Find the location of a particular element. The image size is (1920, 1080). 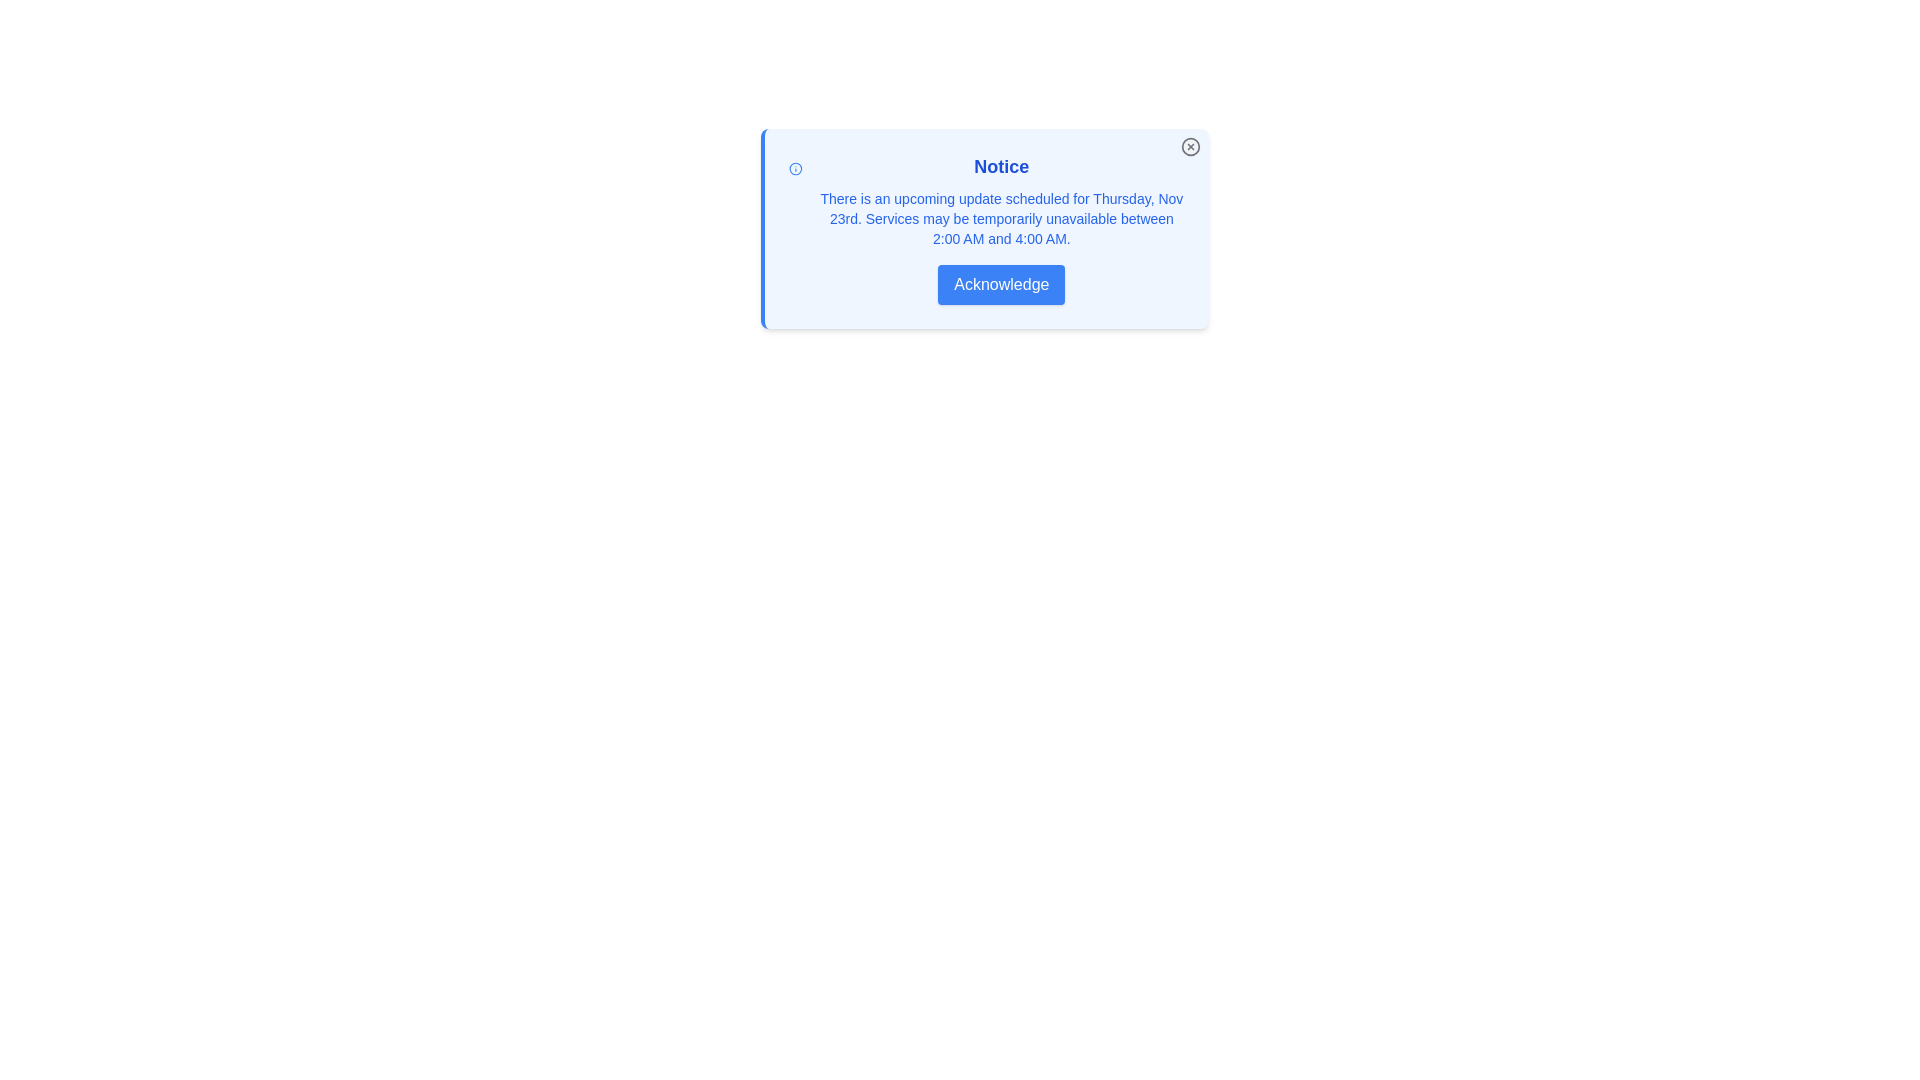

the bold, blue-colored text displaying 'Notice' located at the top of the notification element is located at coordinates (1001, 165).